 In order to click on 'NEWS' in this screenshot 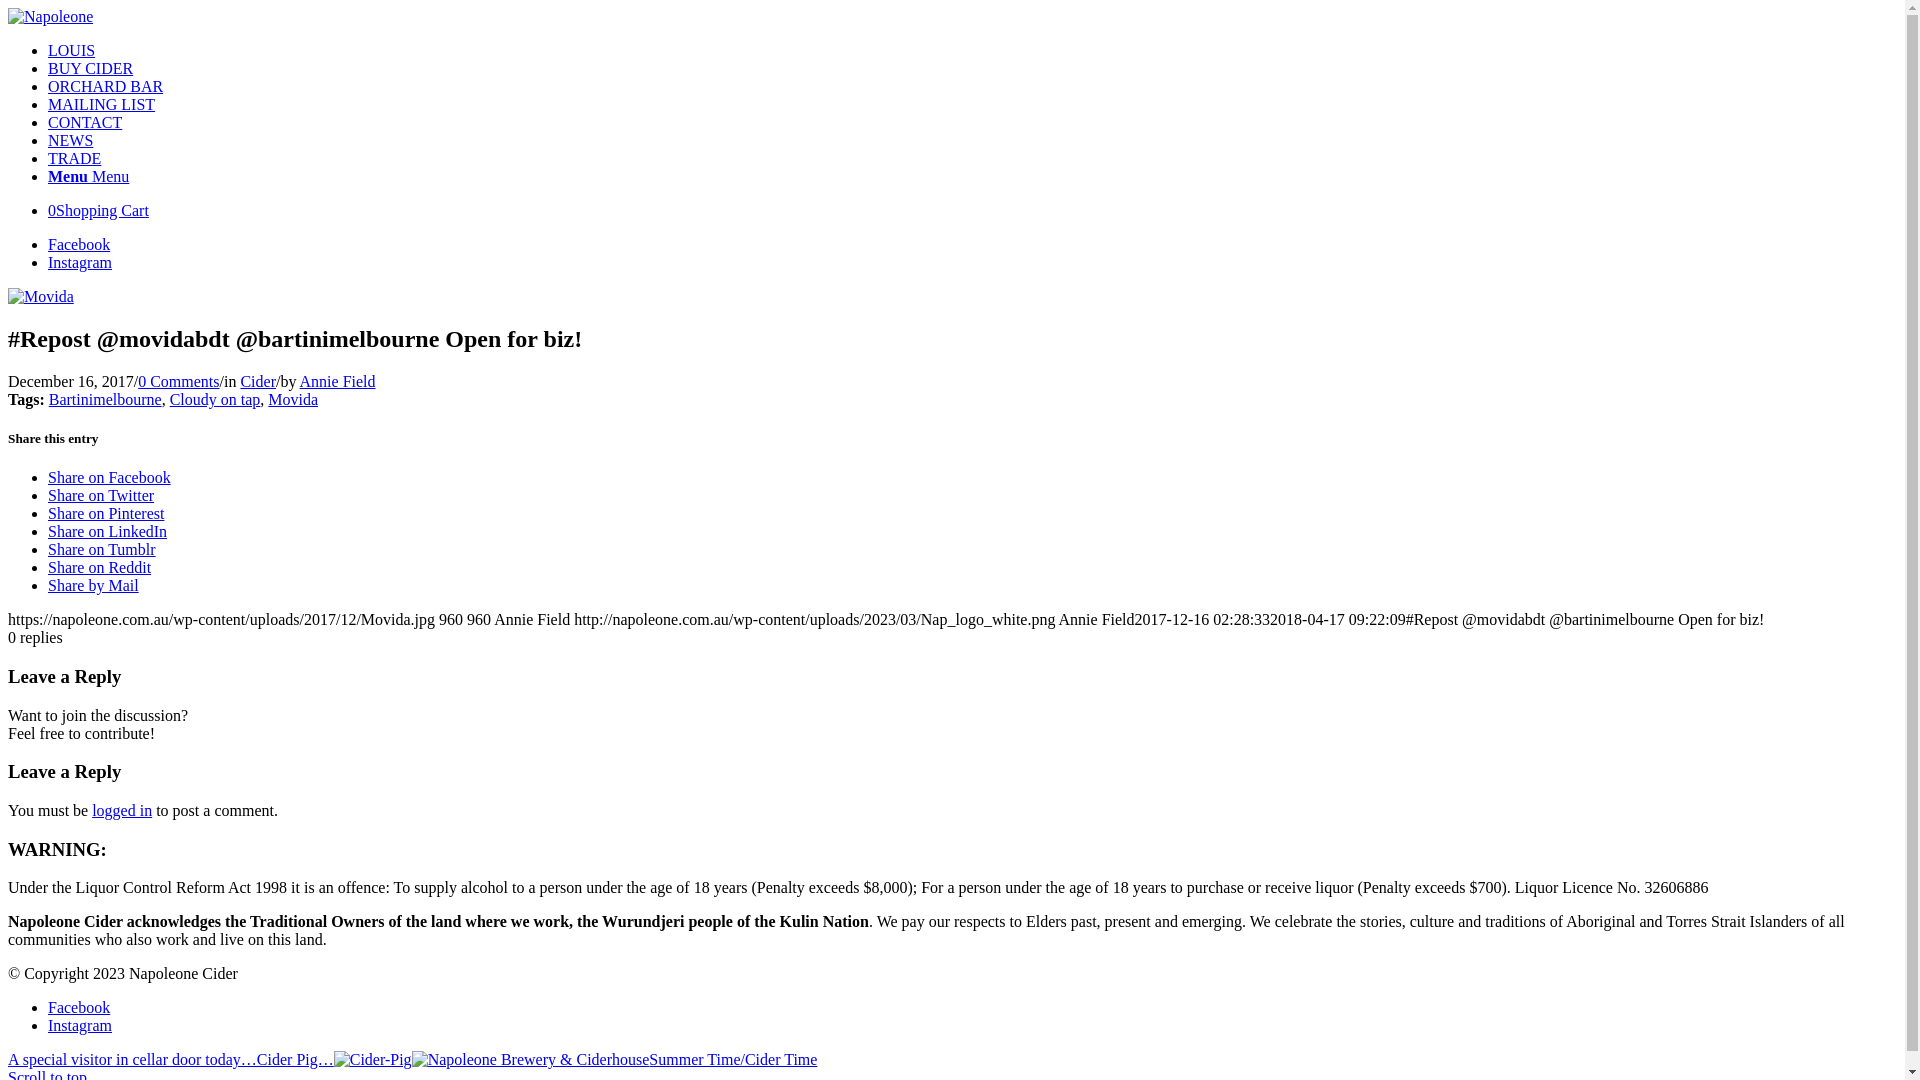, I will do `click(48, 139)`.